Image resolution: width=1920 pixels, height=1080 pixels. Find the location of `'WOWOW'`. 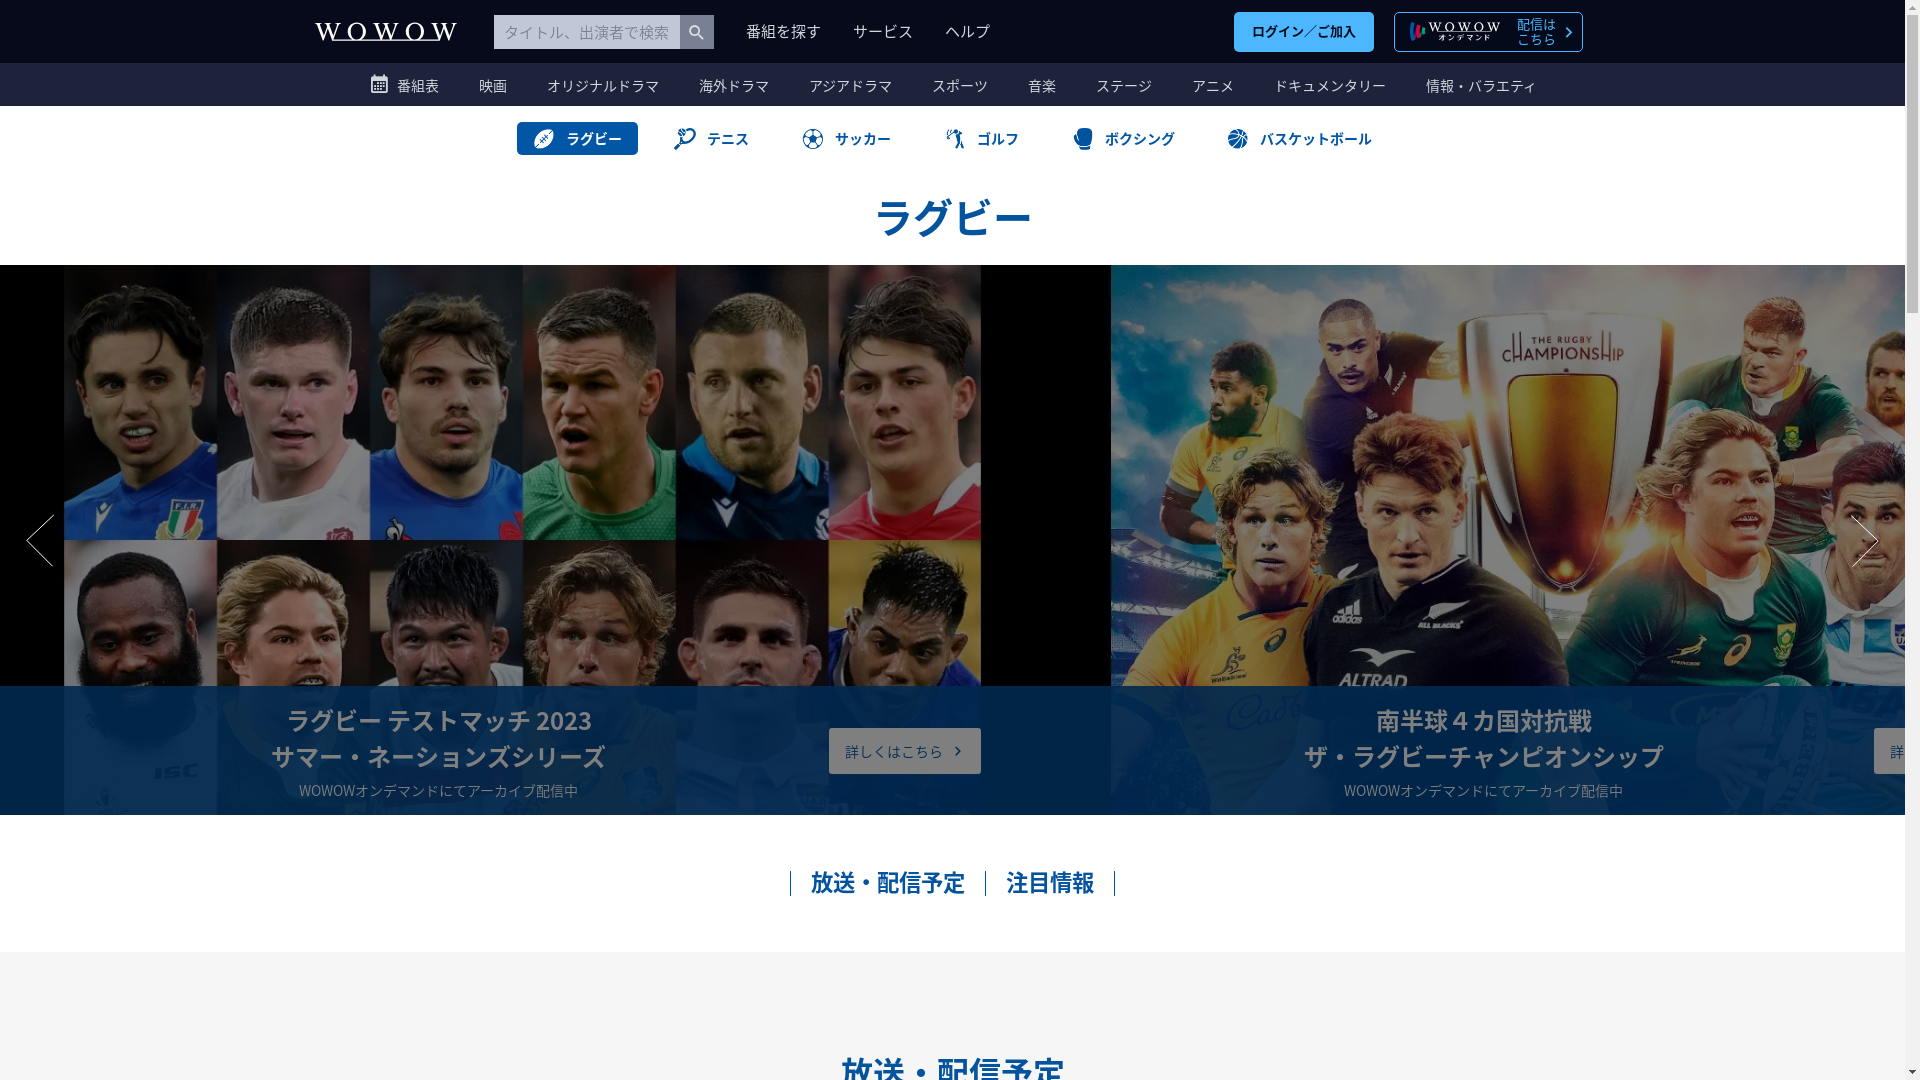

'WOWOW' is located at coordinates (384, 31).